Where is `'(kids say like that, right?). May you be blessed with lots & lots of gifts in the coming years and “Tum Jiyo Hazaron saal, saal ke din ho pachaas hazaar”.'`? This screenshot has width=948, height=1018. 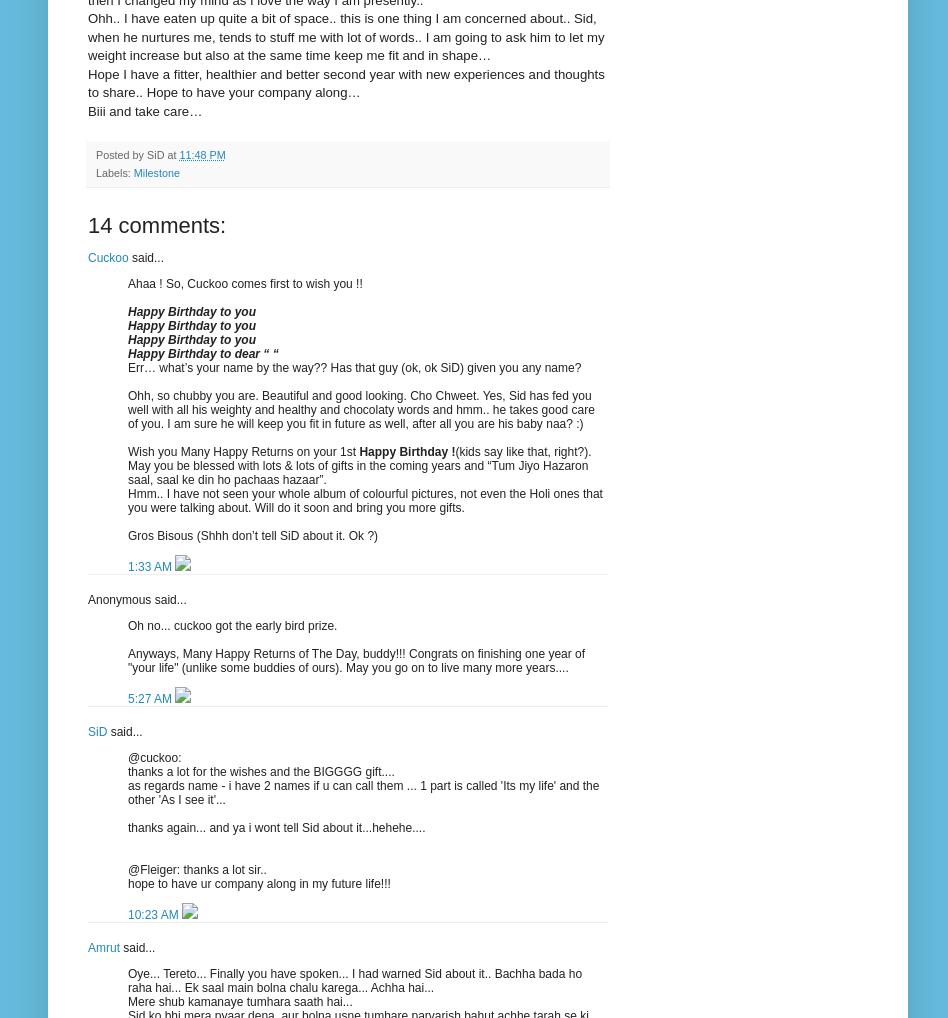 '(kids say like that, right?). May you be blessed with lots & lots of gifts in the coming years and “Tum Jiyo Hazaron saal, saal ke din ho pachaas hazaar”.' is located at coordinates (358, 465).